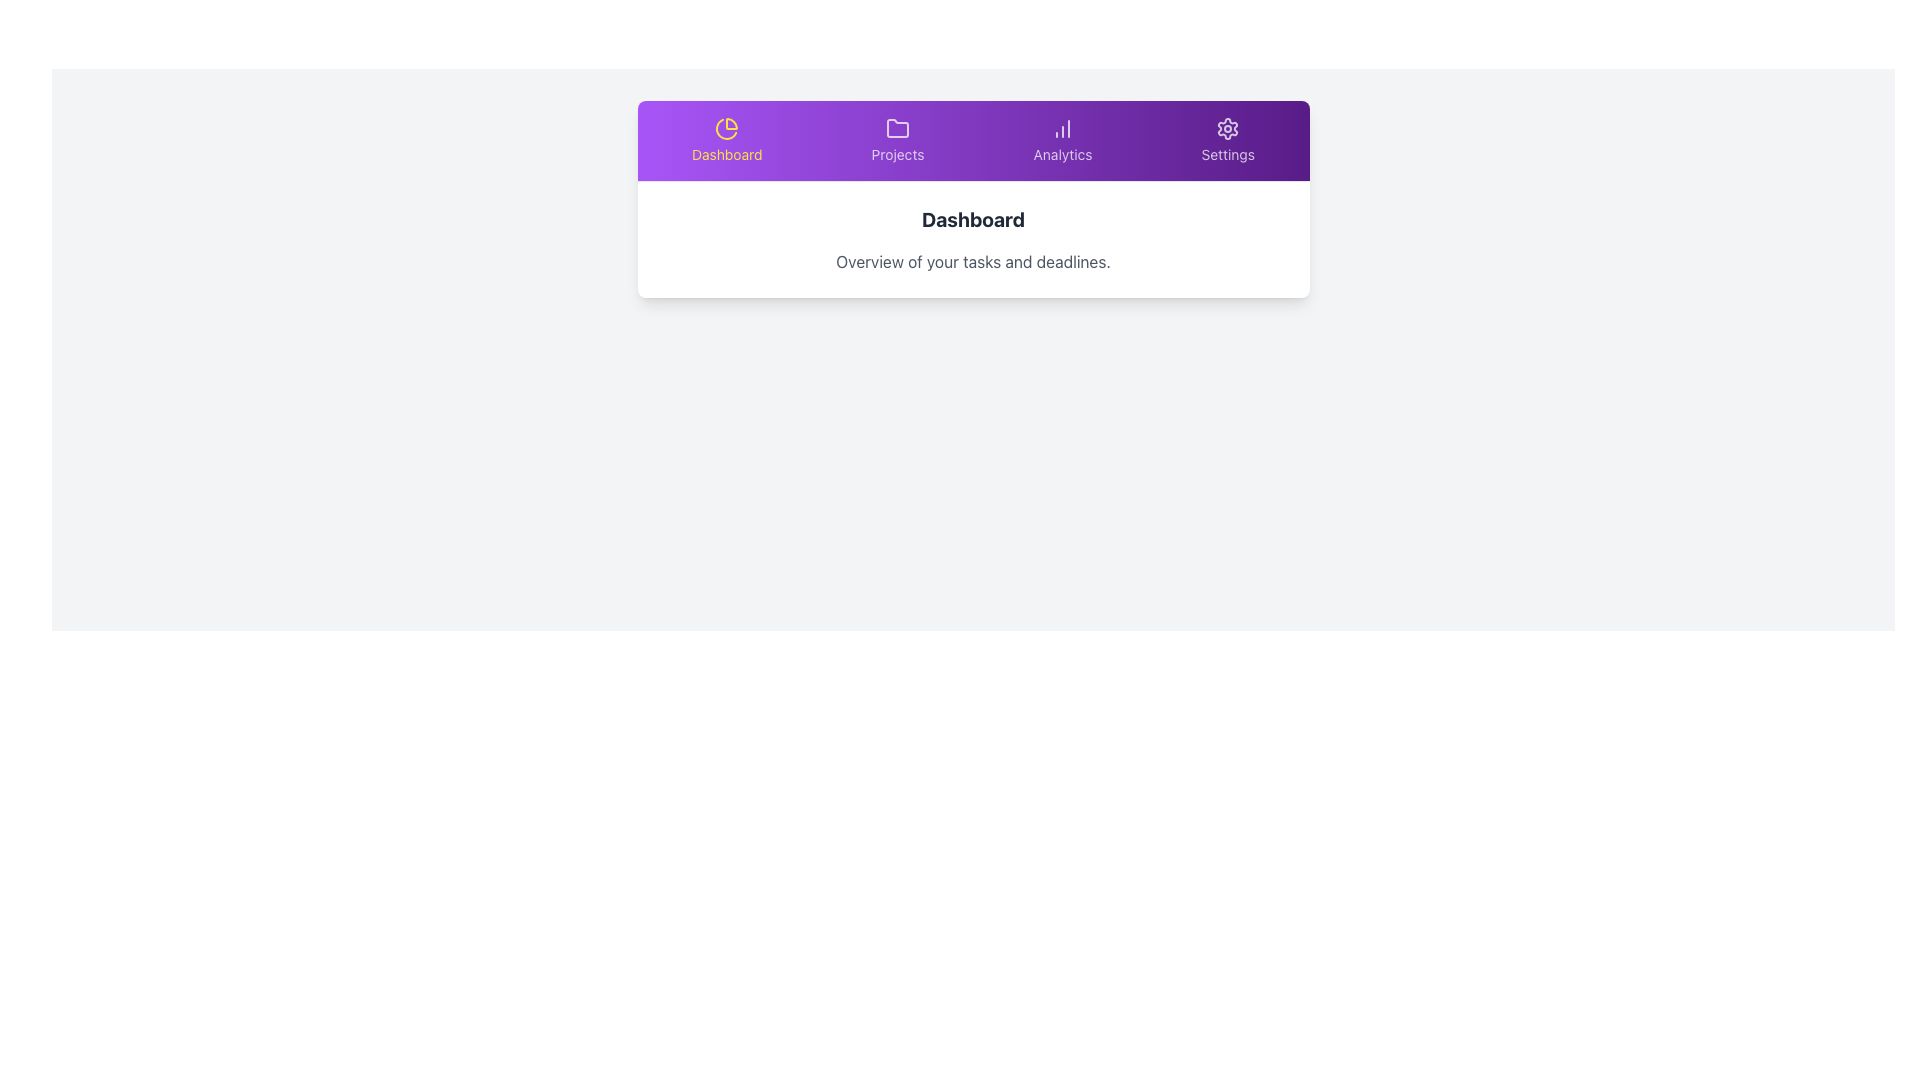 This screenshot has width=1920, height=1080. Describe the element at coordinates (1227, 153) in the screenshot. I see `'Settings' text label located on the far right of the top navigation bar, just below the gear icon` at that location.